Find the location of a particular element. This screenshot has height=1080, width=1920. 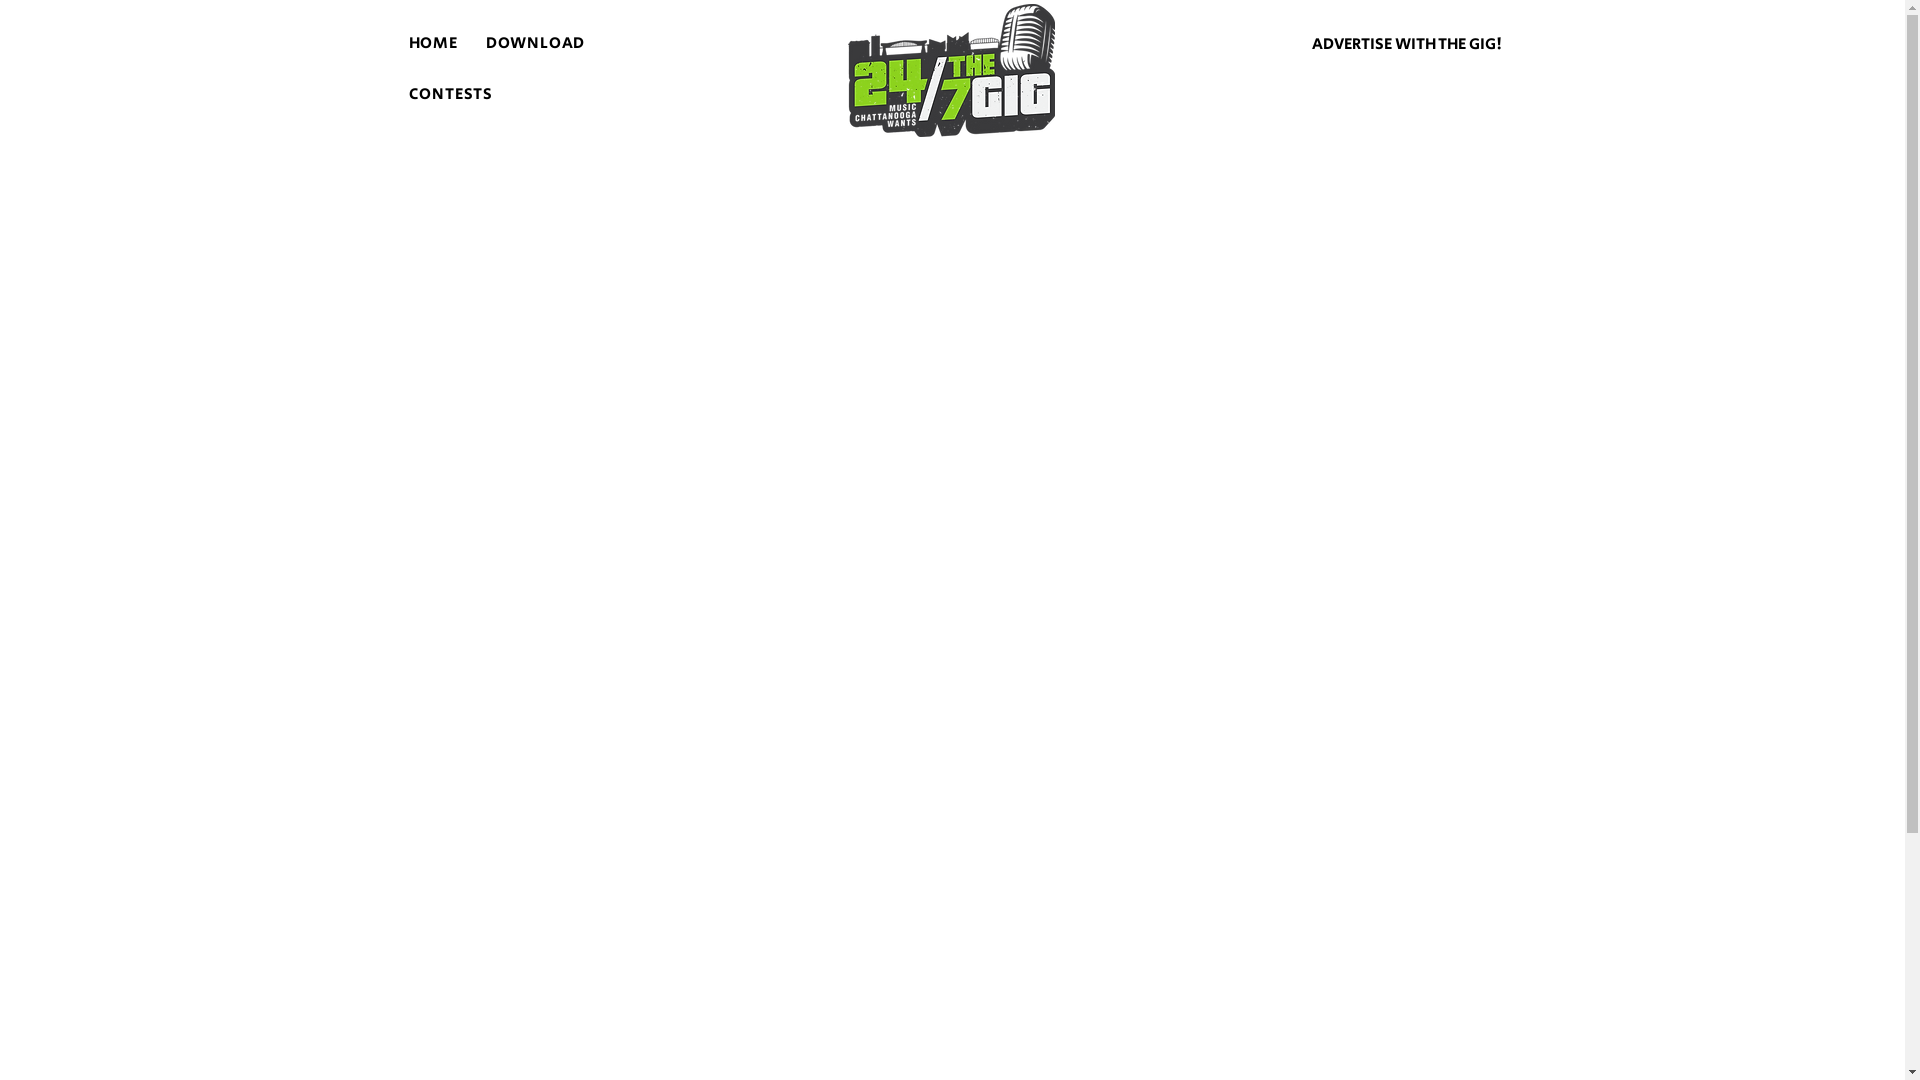

'ADVERTISE WITH THE GIG!' is located at coordinates (1408, 45).